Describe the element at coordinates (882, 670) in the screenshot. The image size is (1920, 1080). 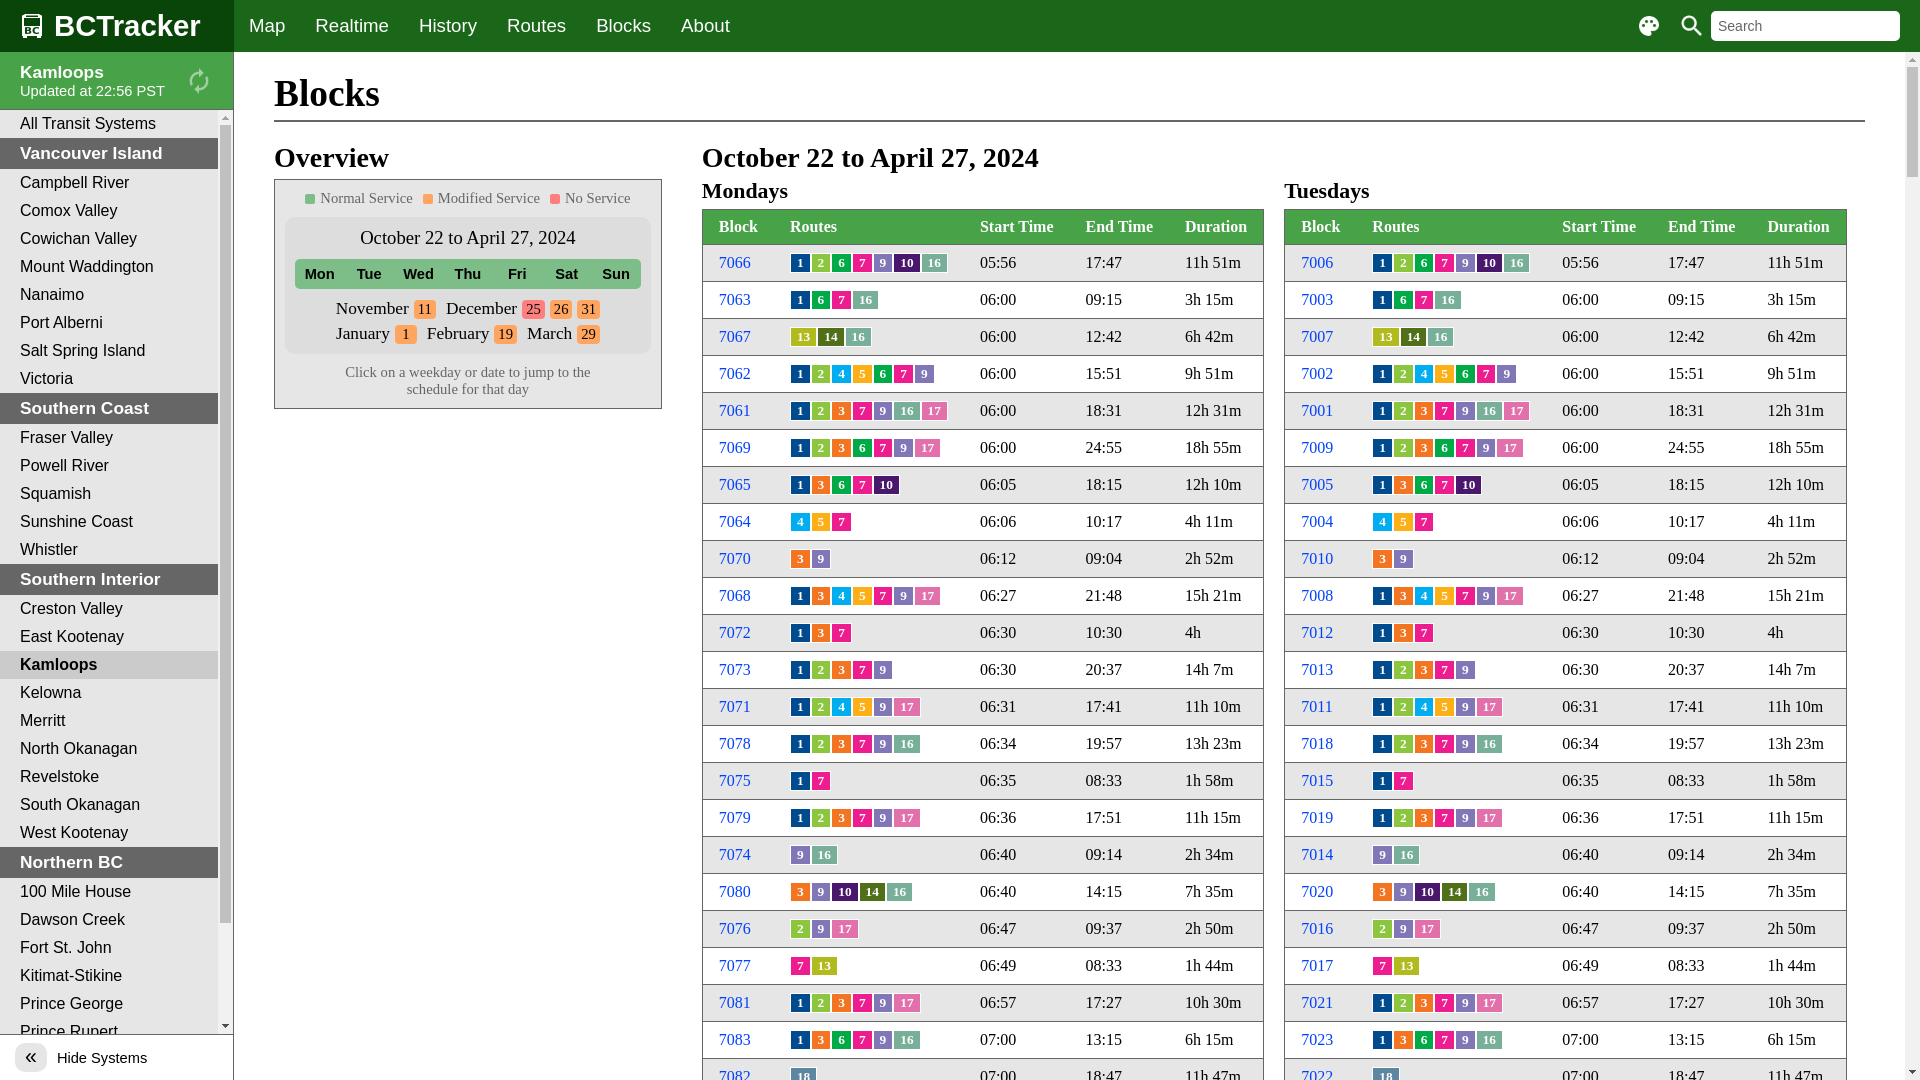
I see `'9'` at that location.